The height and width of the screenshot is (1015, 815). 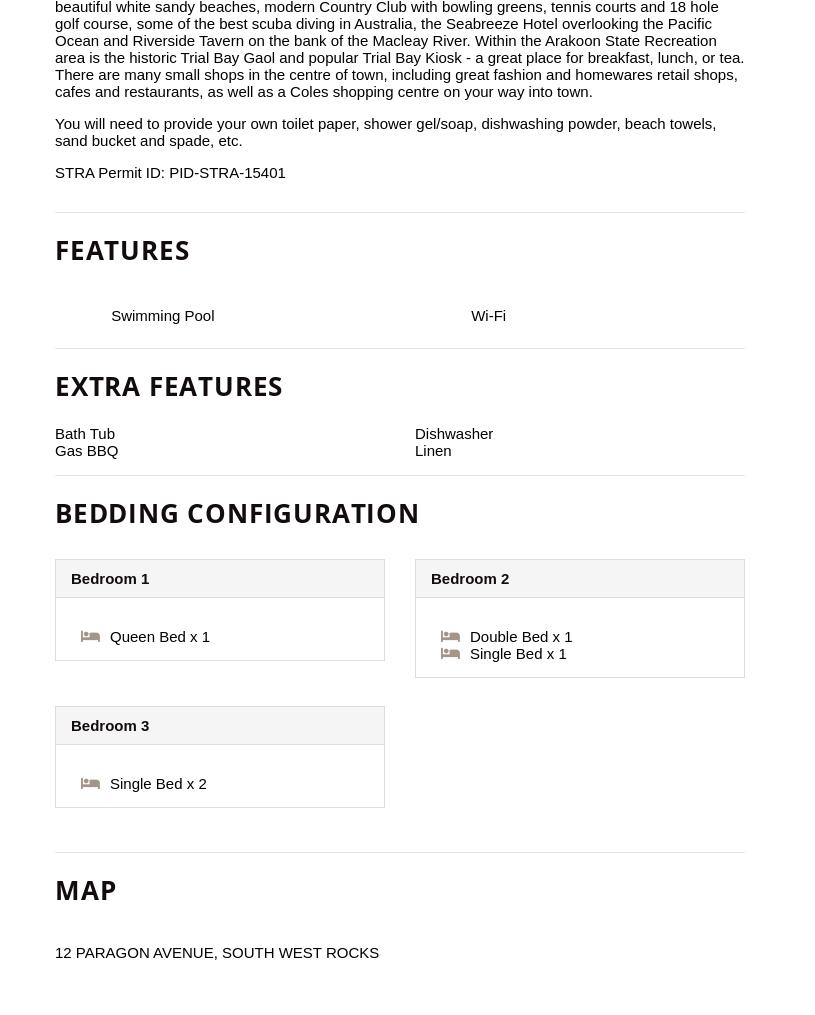 I want to click on 'Linen', so click(x=433, y=449).